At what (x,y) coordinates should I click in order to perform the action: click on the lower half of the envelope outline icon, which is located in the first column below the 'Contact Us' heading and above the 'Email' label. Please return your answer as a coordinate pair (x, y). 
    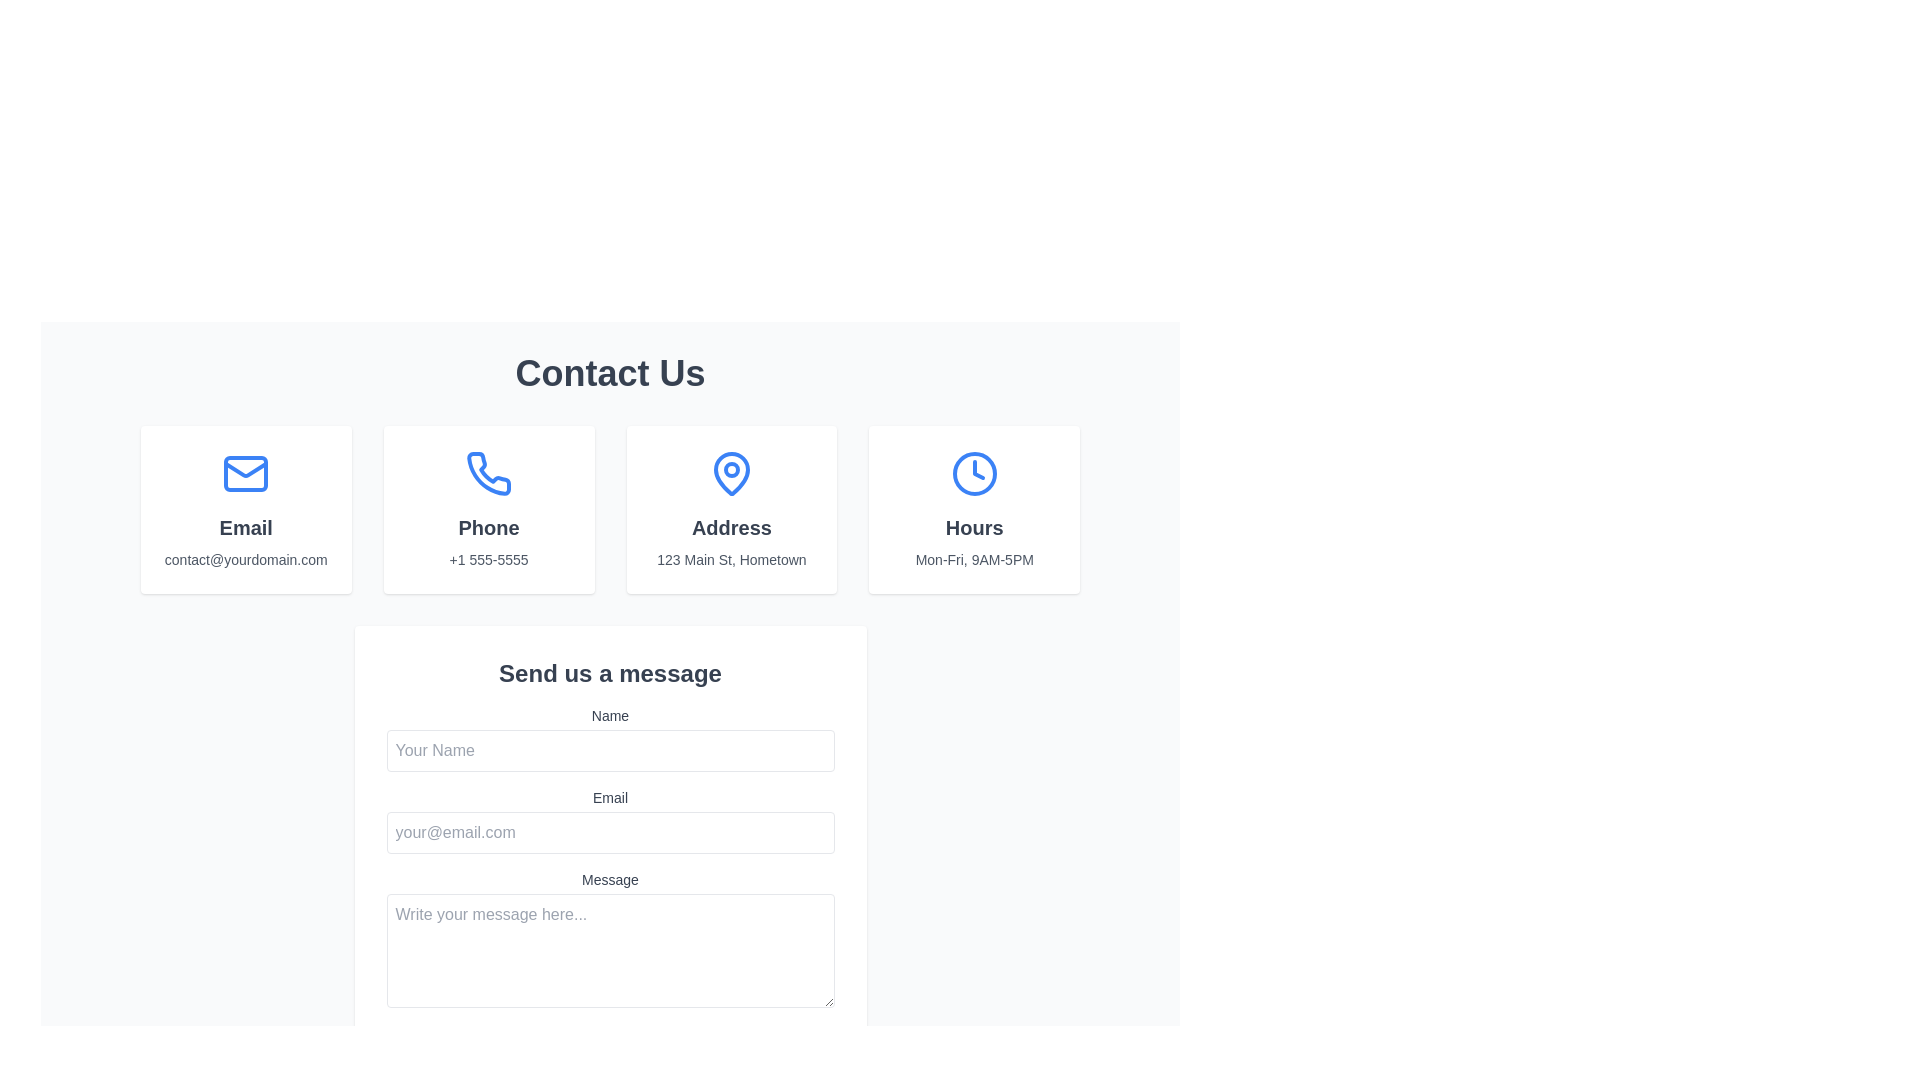
    Looking at the image, I should click on (245, 470).